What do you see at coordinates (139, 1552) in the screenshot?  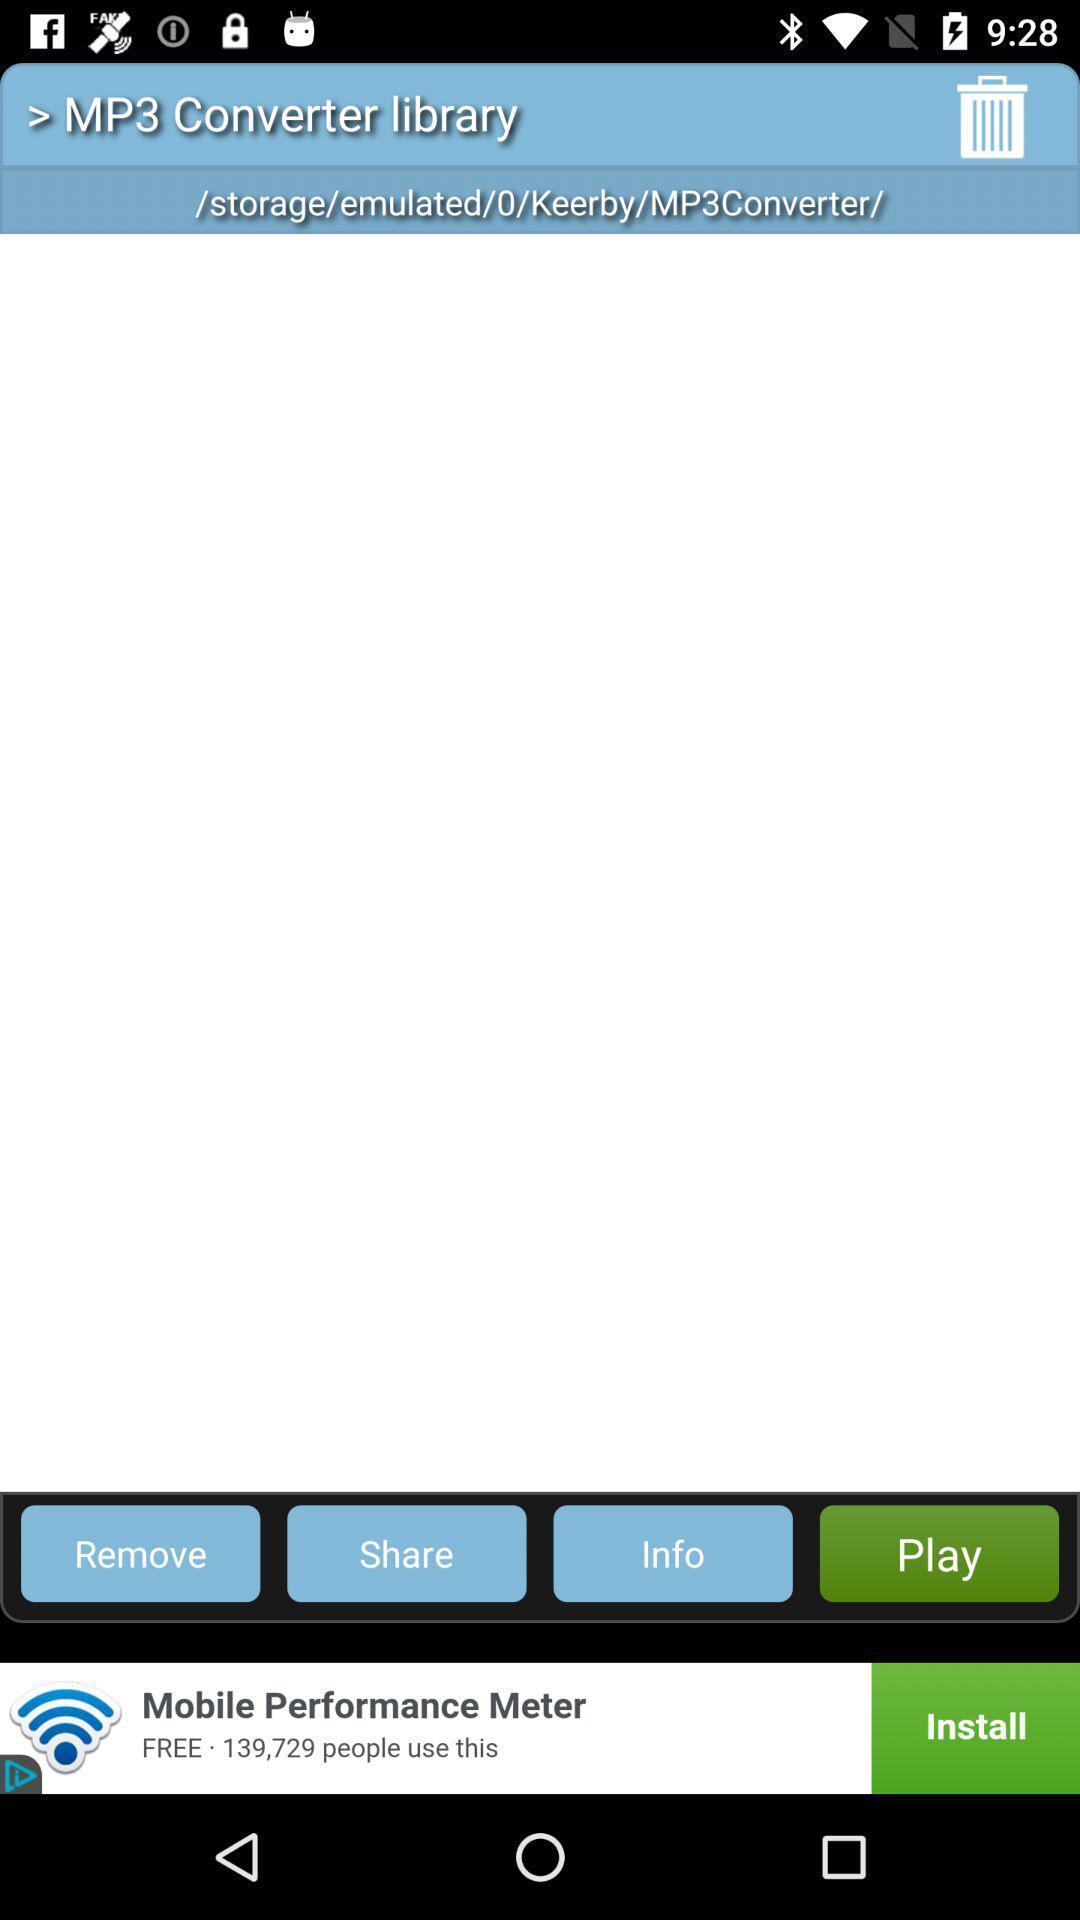 I see `item next to the share` at bounding box center [139, 1552].